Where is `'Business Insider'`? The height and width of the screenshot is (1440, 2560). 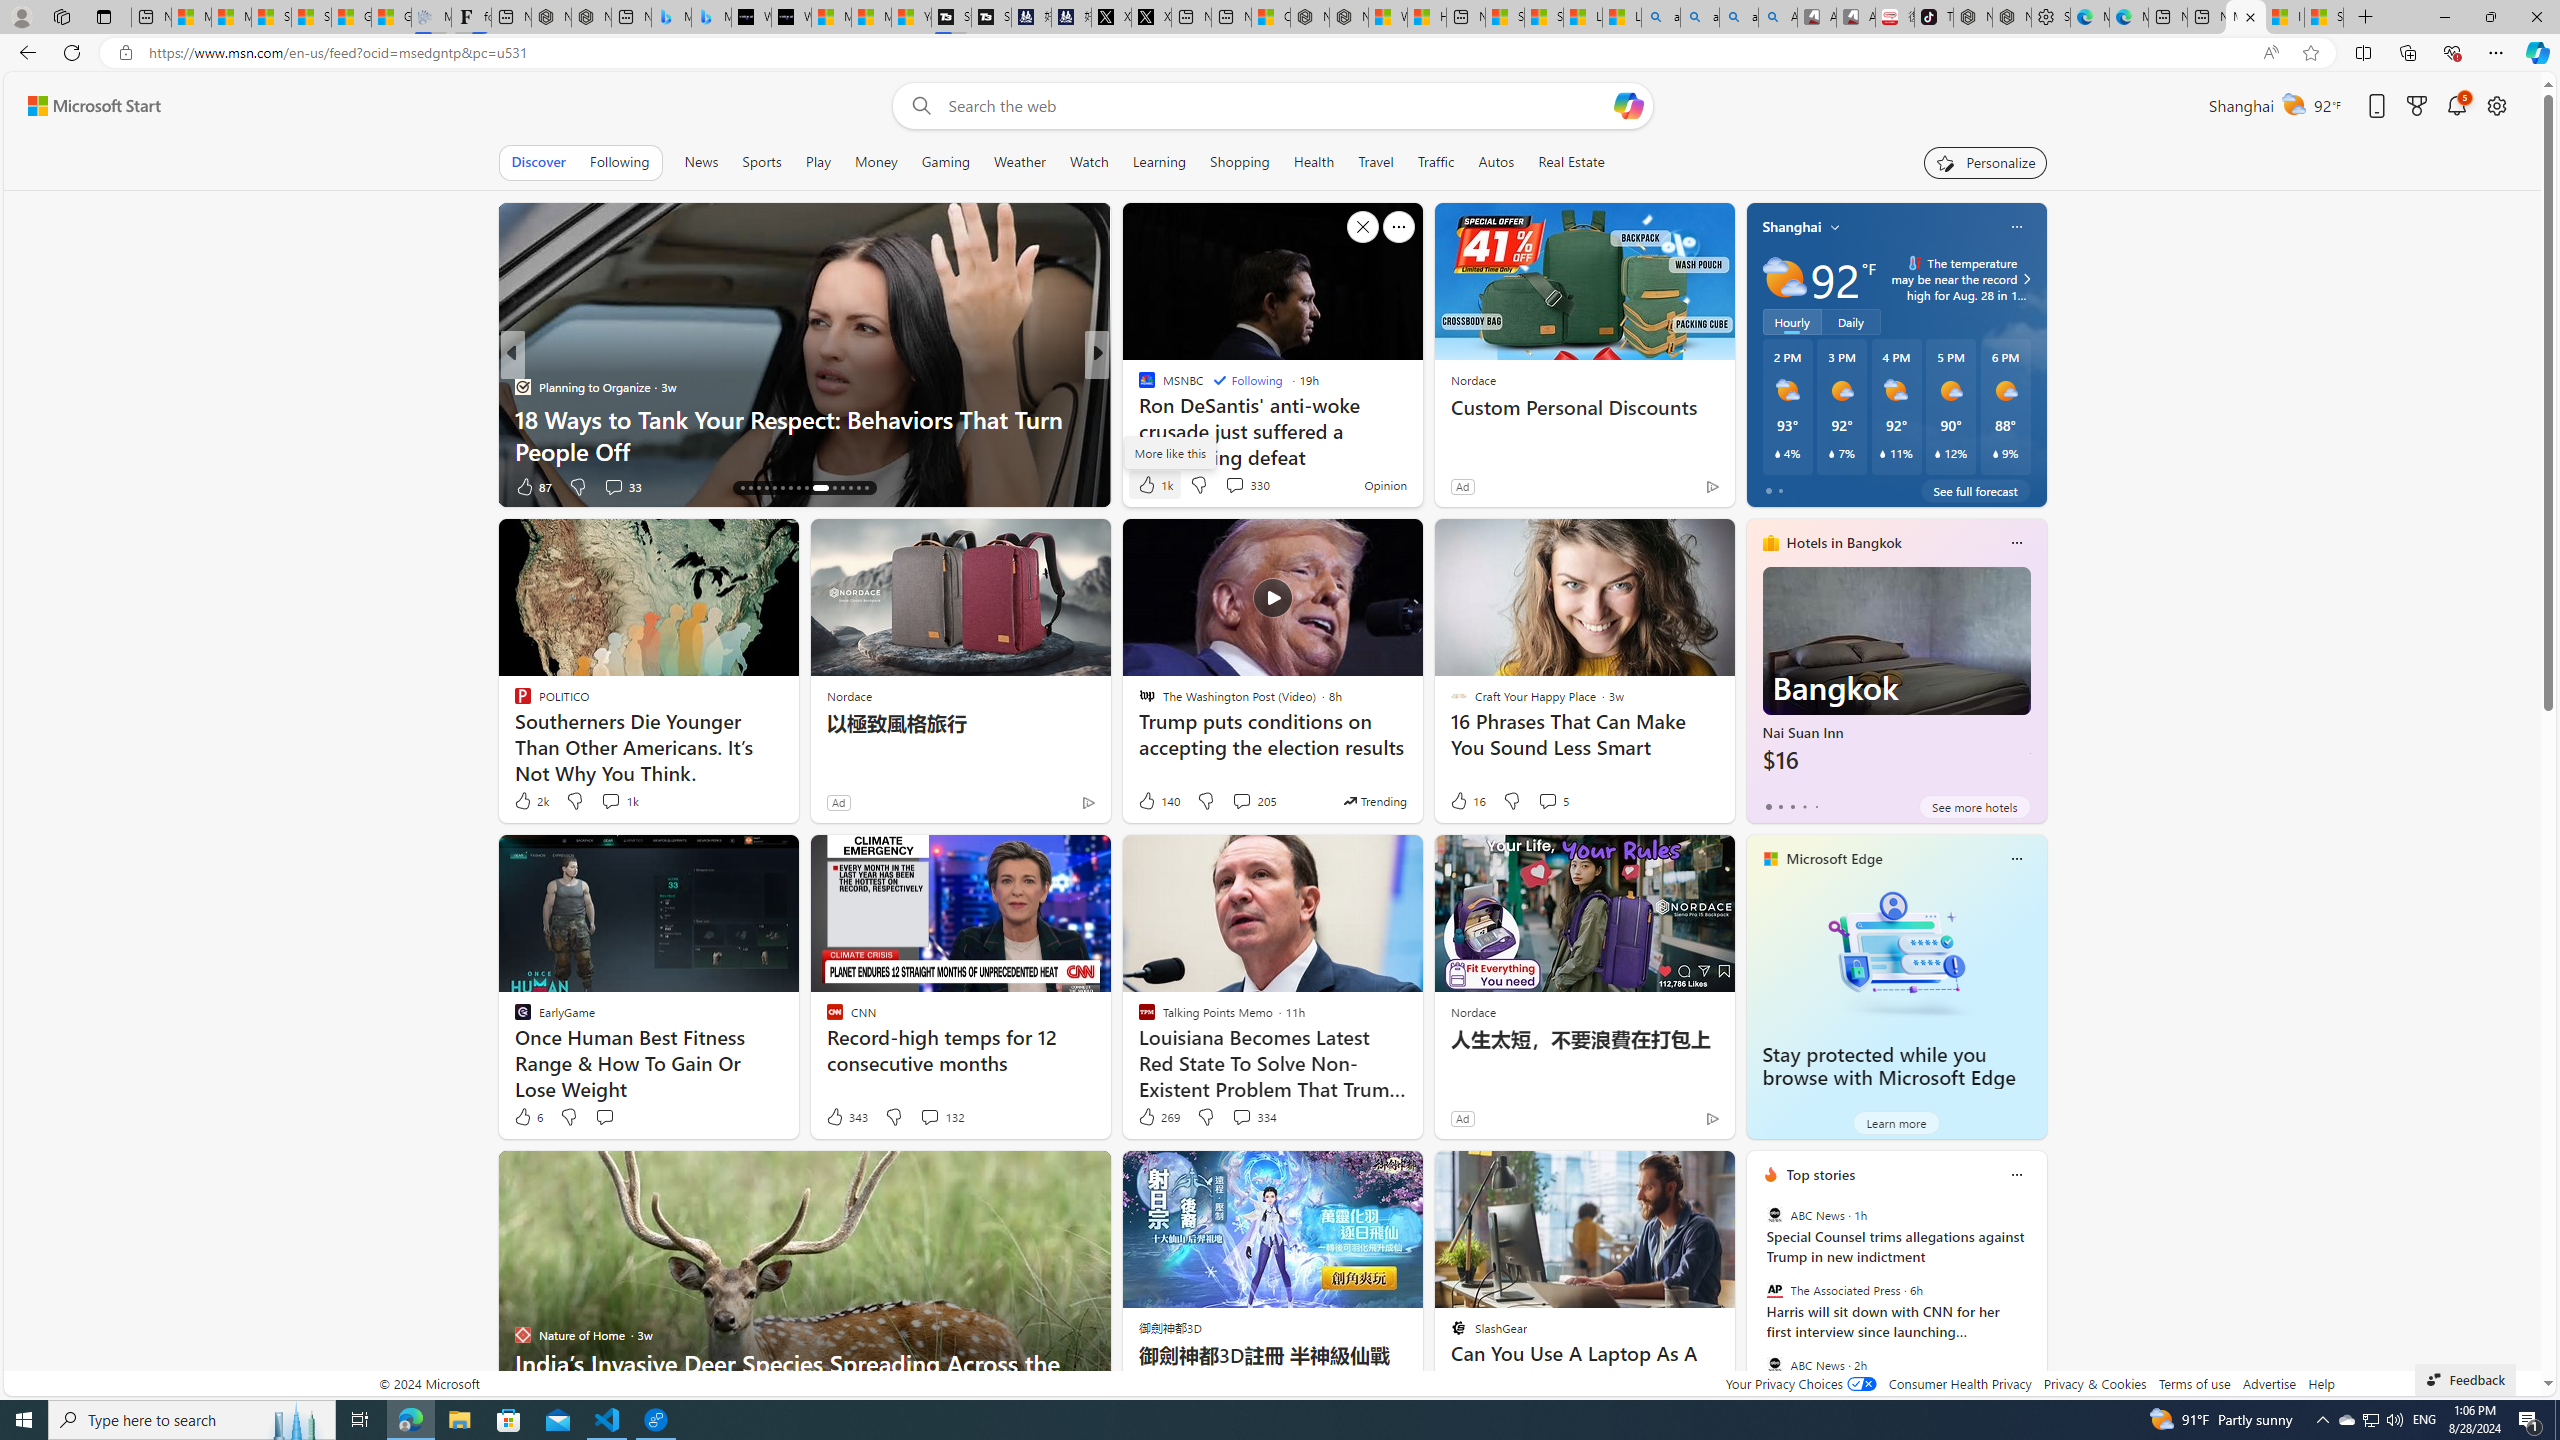 'Business Insider' is located at coordinates (1137, 386).